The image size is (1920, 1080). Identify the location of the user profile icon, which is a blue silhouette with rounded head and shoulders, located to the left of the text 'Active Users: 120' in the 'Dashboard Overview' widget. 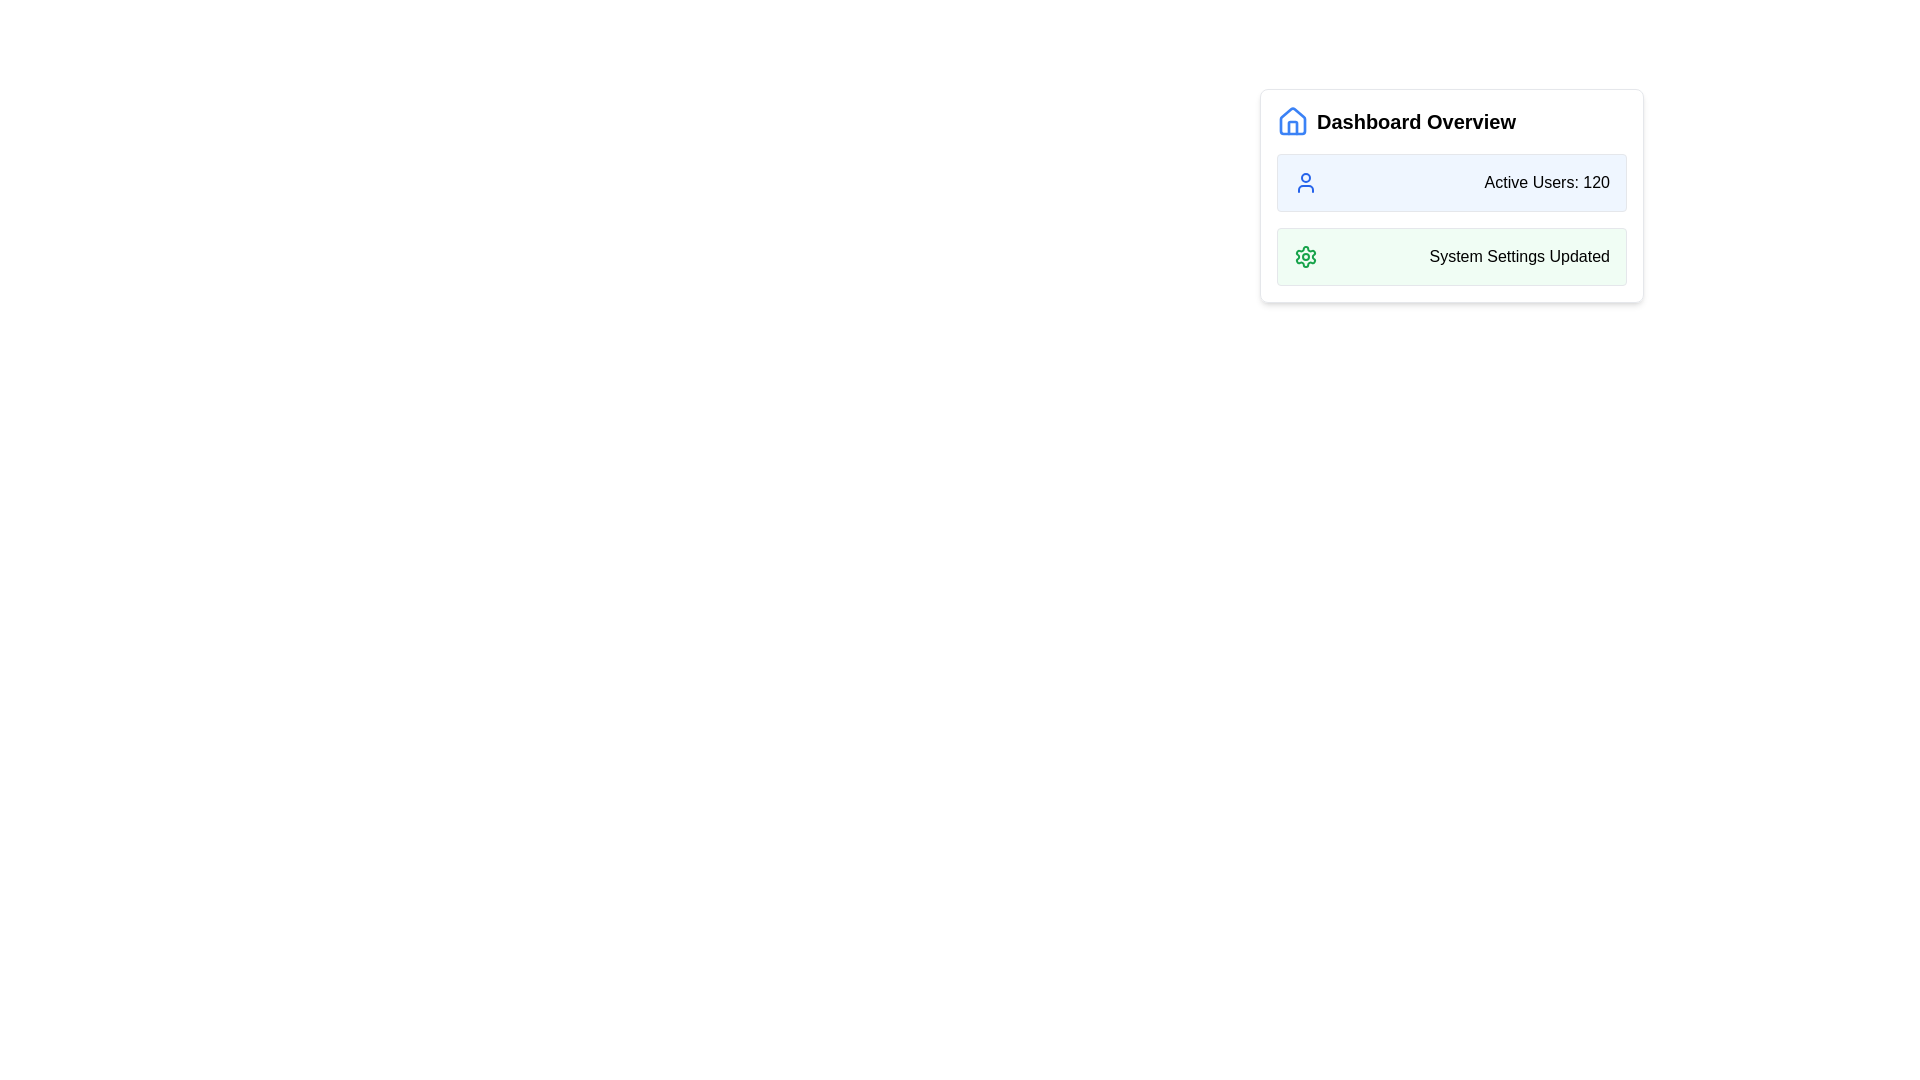
(1305, 182).